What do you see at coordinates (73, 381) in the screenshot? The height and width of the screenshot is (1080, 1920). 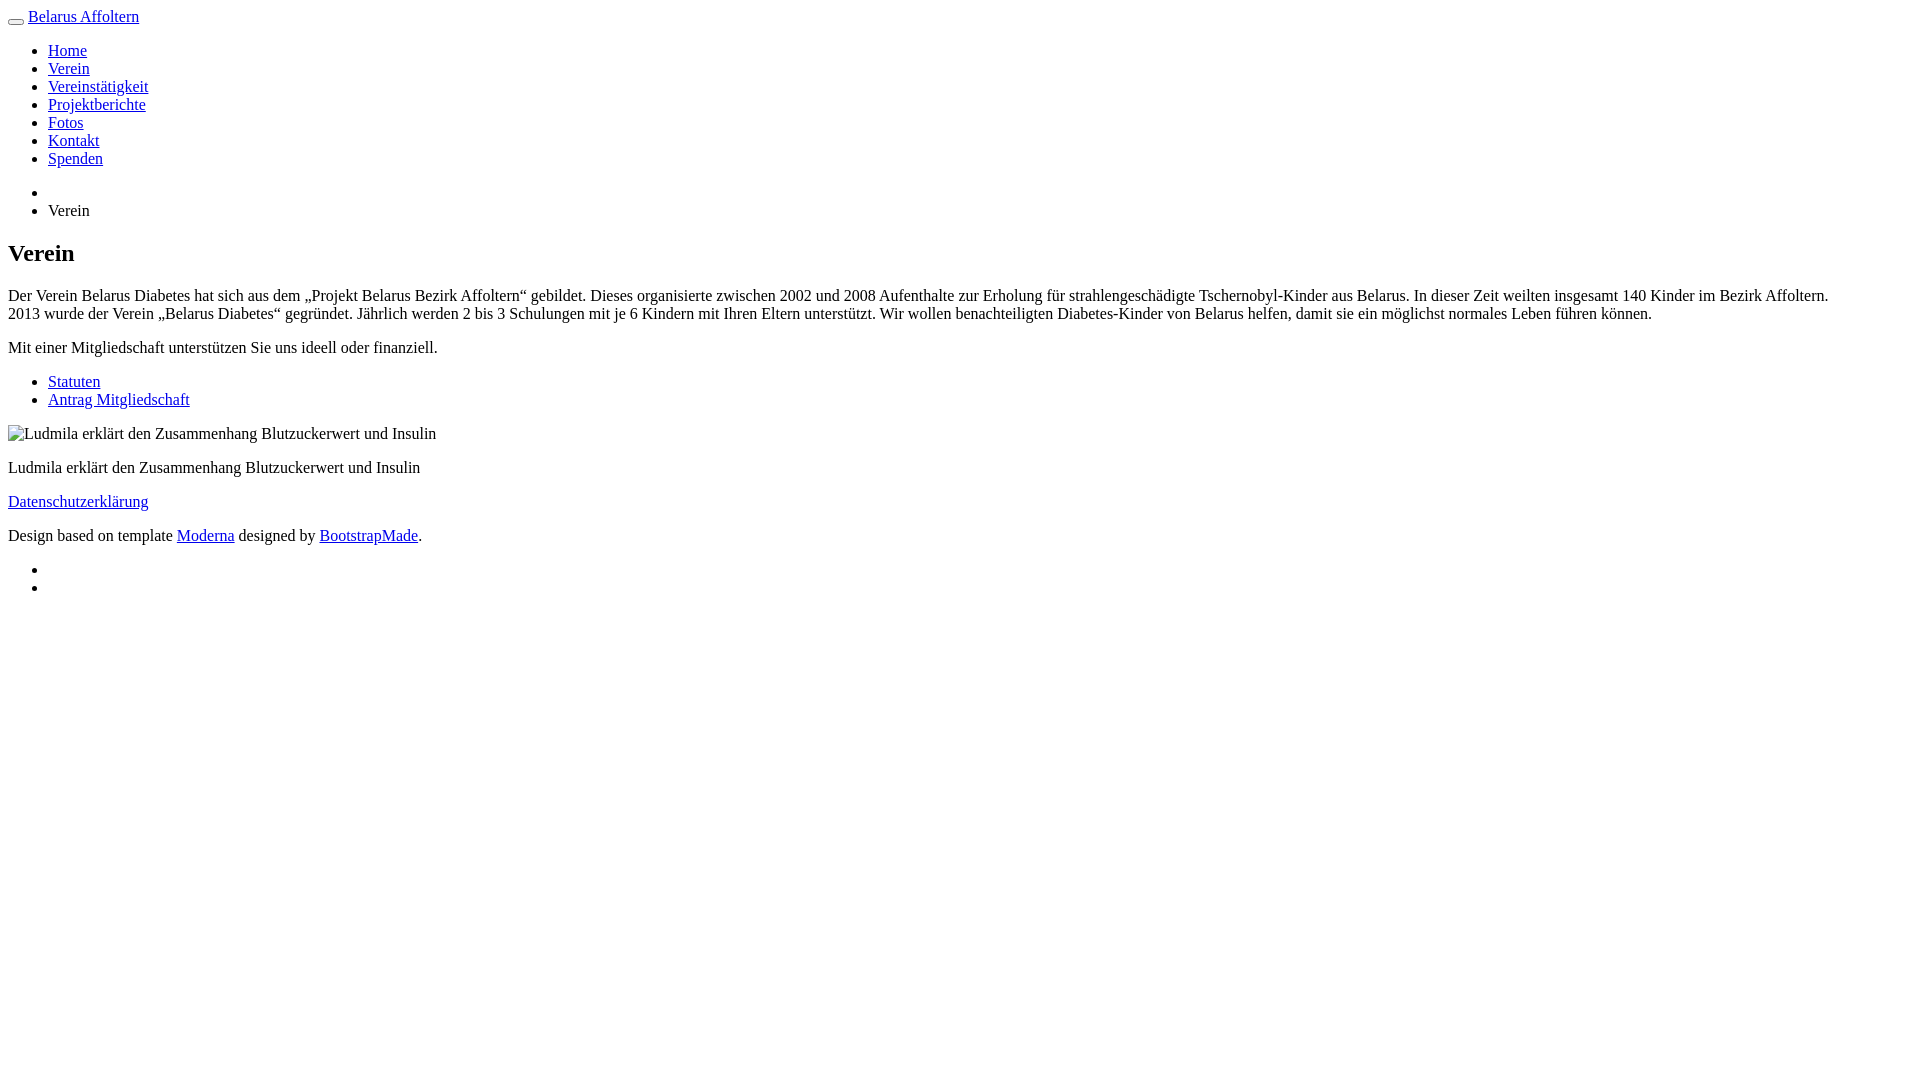 I see `'Statuten'` at bounding box center [73, 381].